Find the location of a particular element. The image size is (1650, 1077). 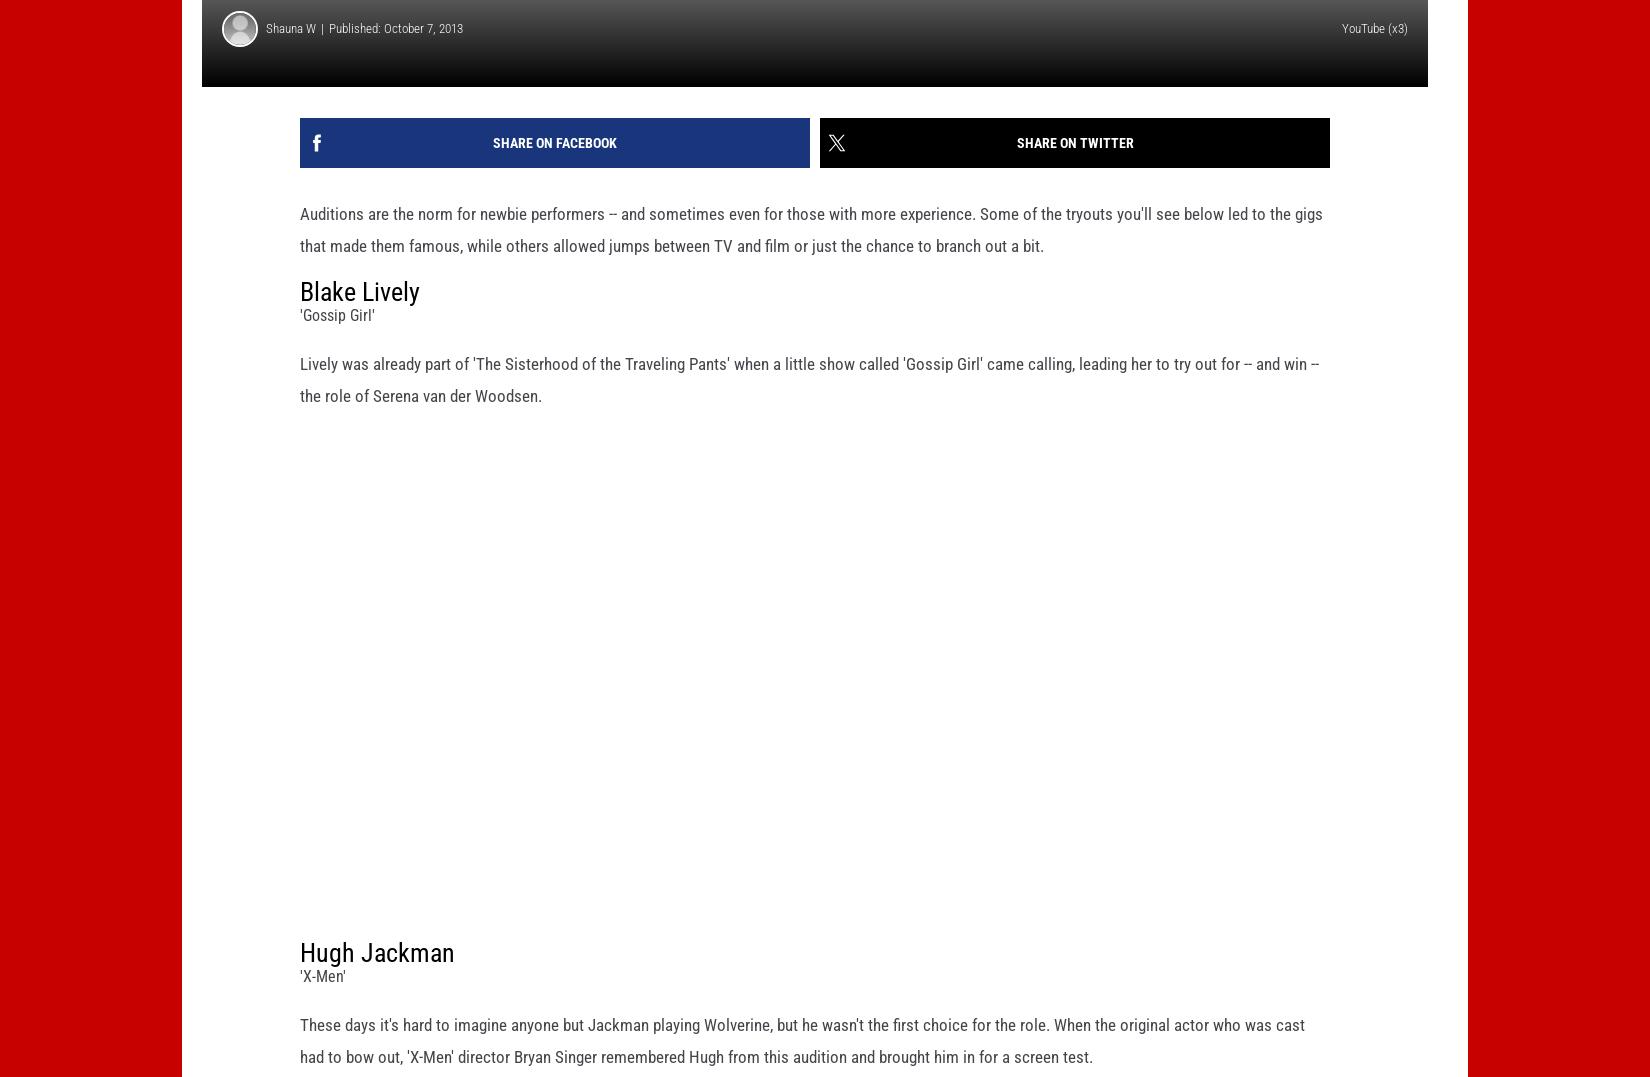

'Lively was already part of 'The Sisterhood of the Traveling Pants' when a little show called 'Gossip Girl' came calling, leading her to try out for -- and win -- the role of Serena van der Woodsen.' is located at coordinates (299, 410).